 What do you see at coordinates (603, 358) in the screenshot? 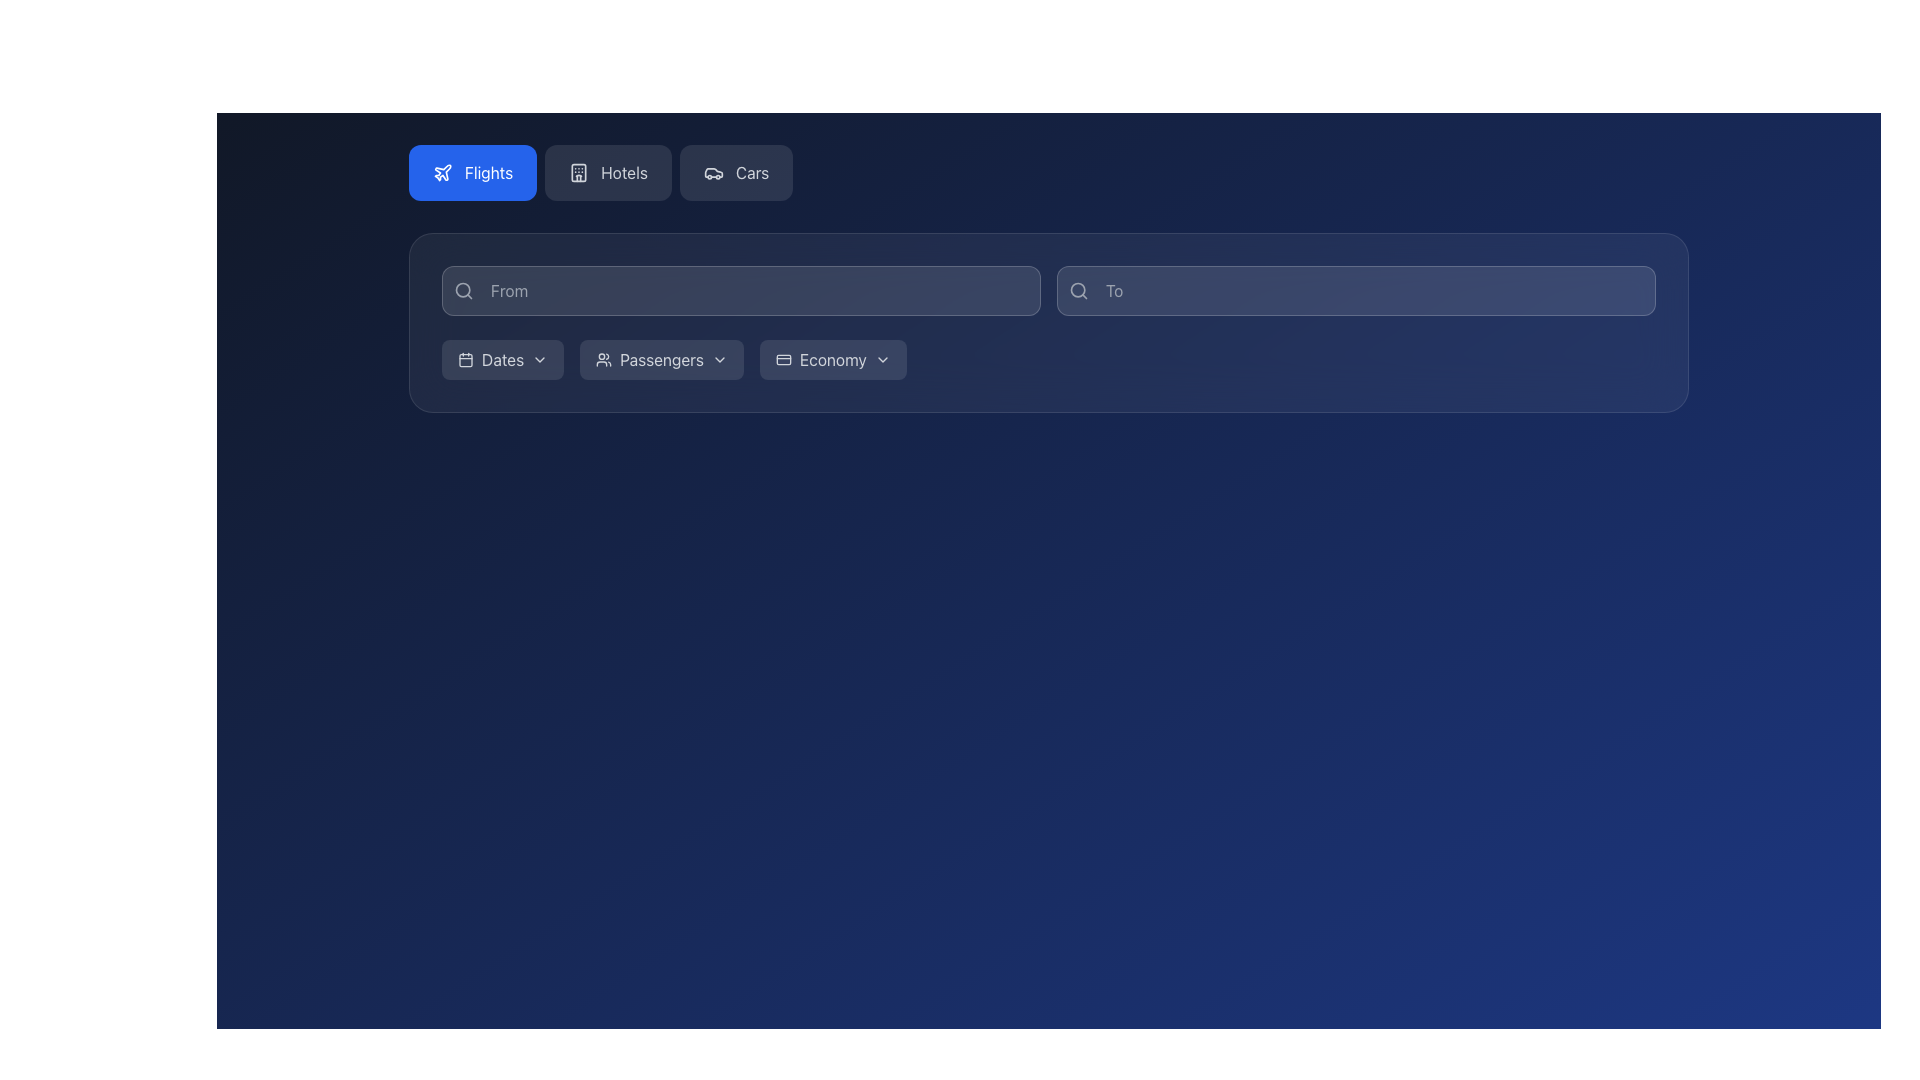
I see `the 'Passengers' button, which is represented by an Icon located on the left side of the button adjacent to the label 'Passengers'` at bounding box center [603, 358].